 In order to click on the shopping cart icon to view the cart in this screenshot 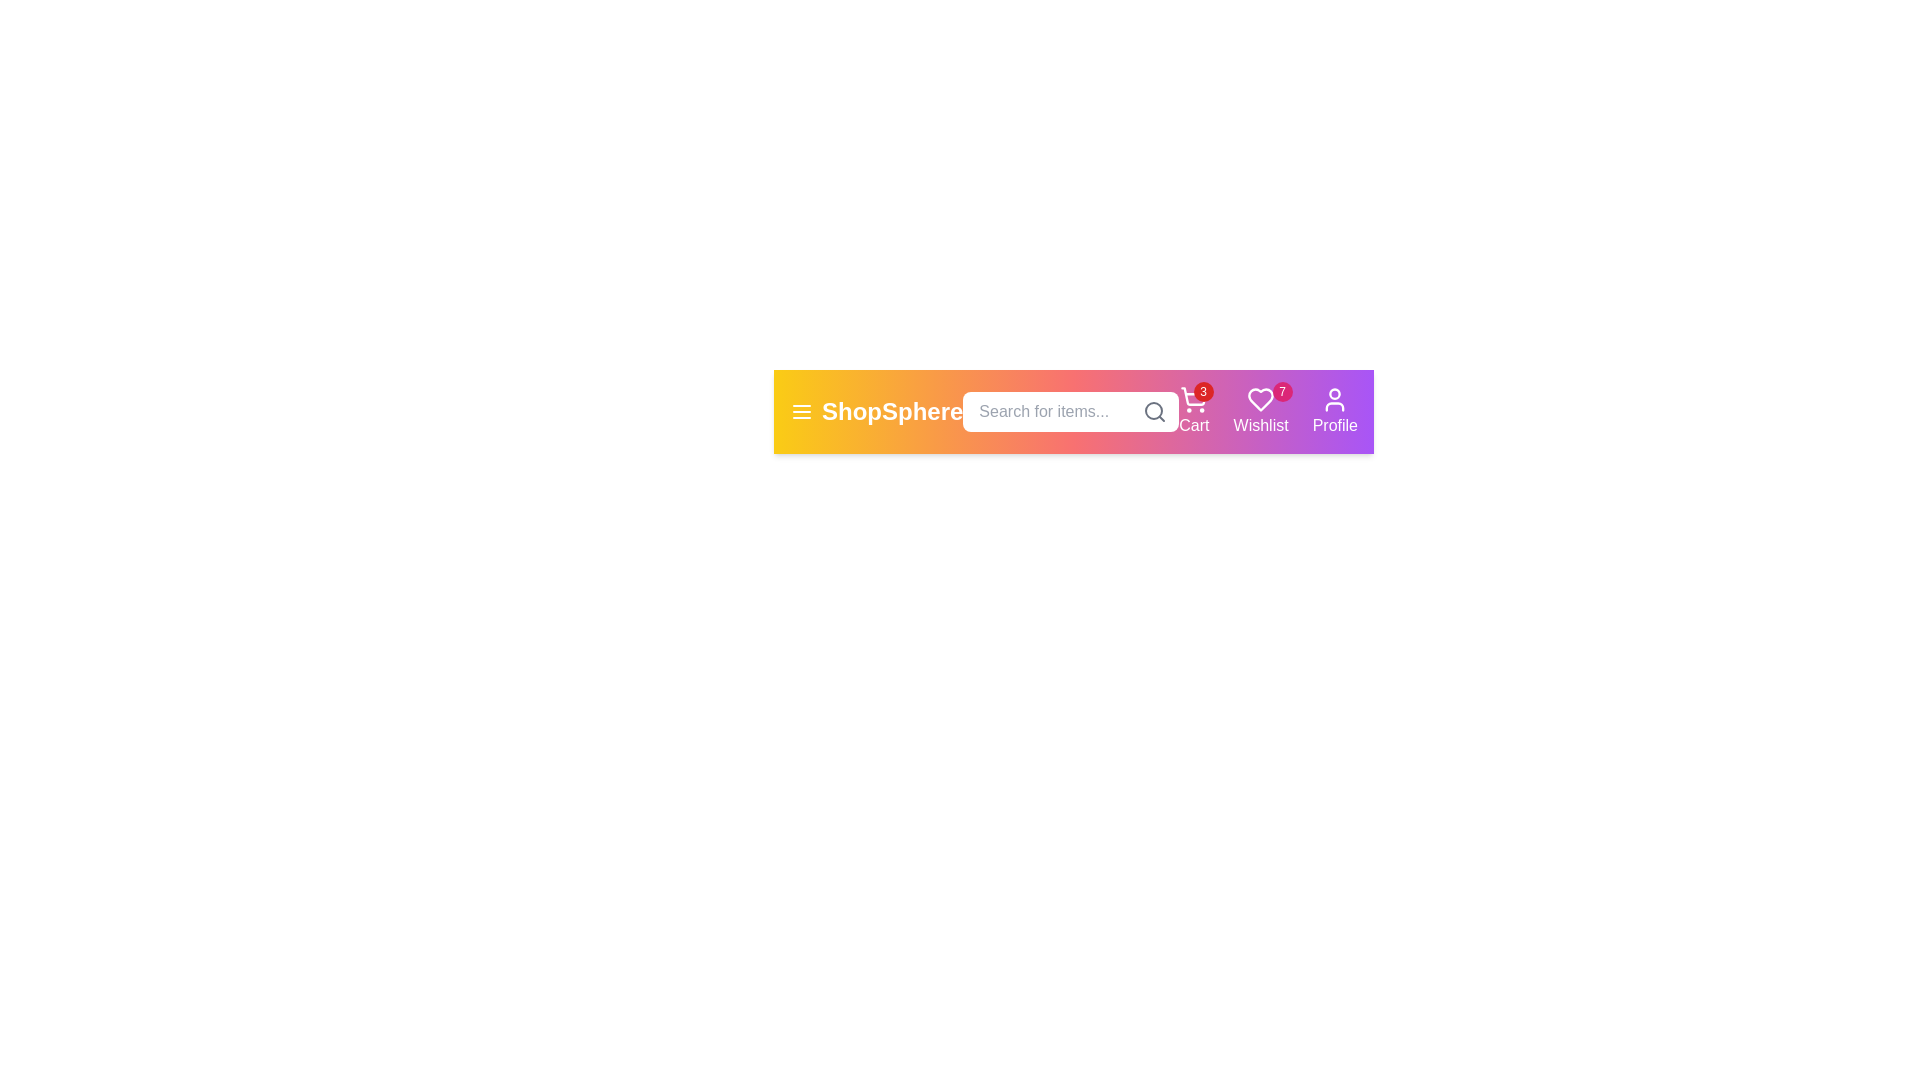, I will do `click(1194, 411)`.